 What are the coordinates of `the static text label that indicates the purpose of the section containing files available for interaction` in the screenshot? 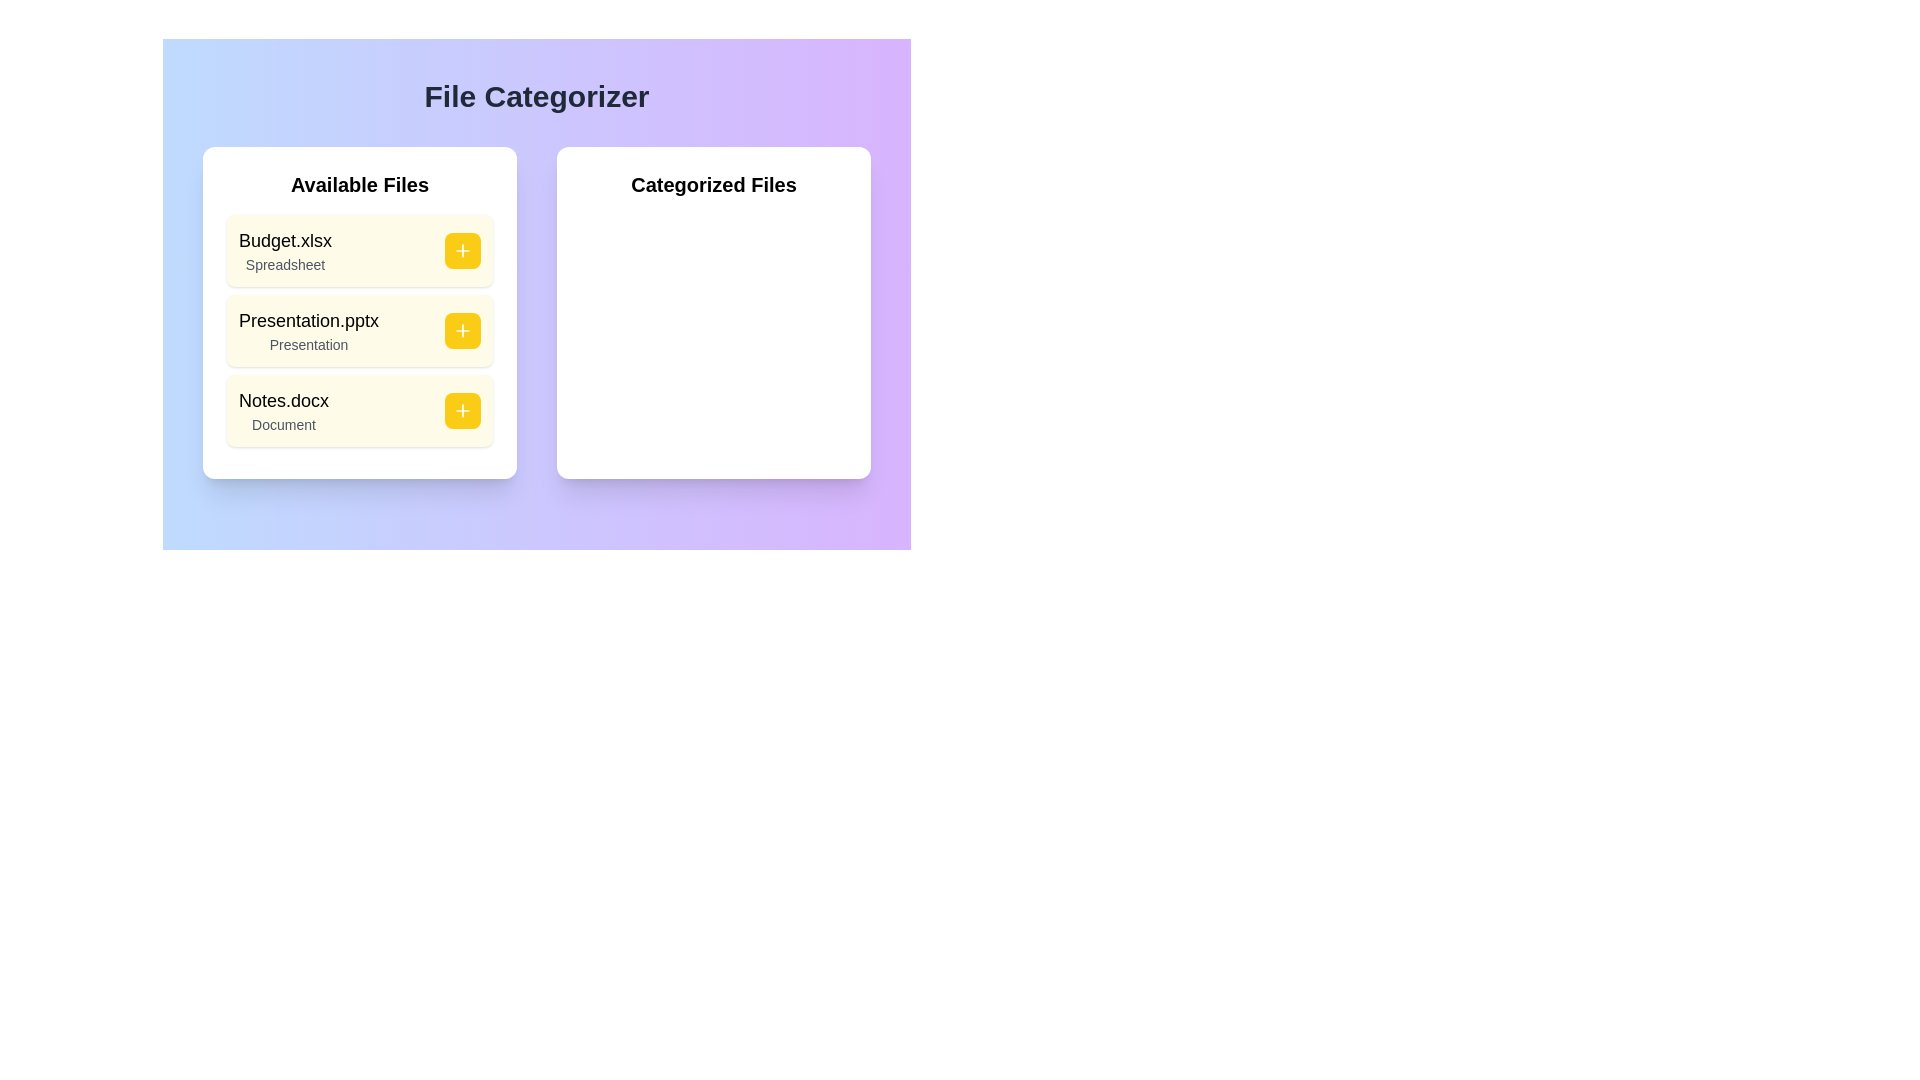 It's located at (360, 185).